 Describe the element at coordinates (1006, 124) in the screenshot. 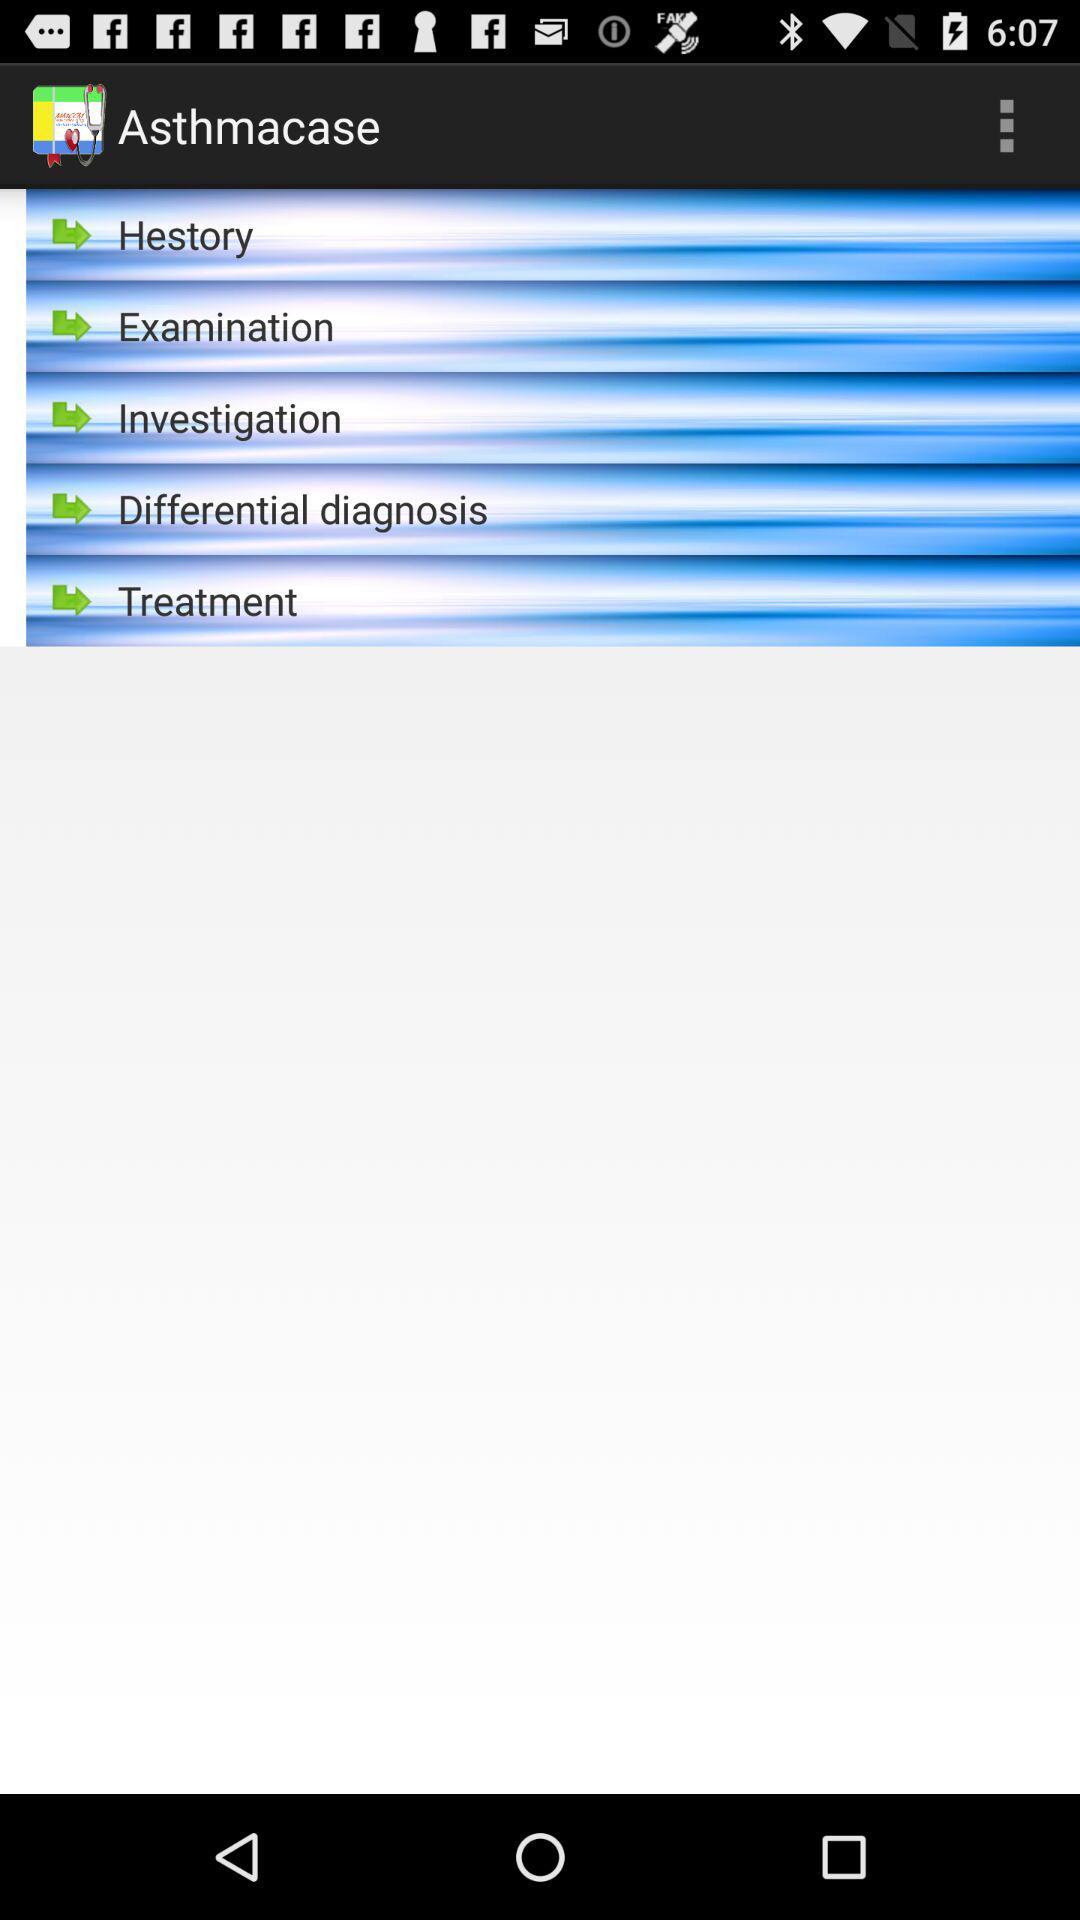

I see `app to the right of asthmacase item` at that location.